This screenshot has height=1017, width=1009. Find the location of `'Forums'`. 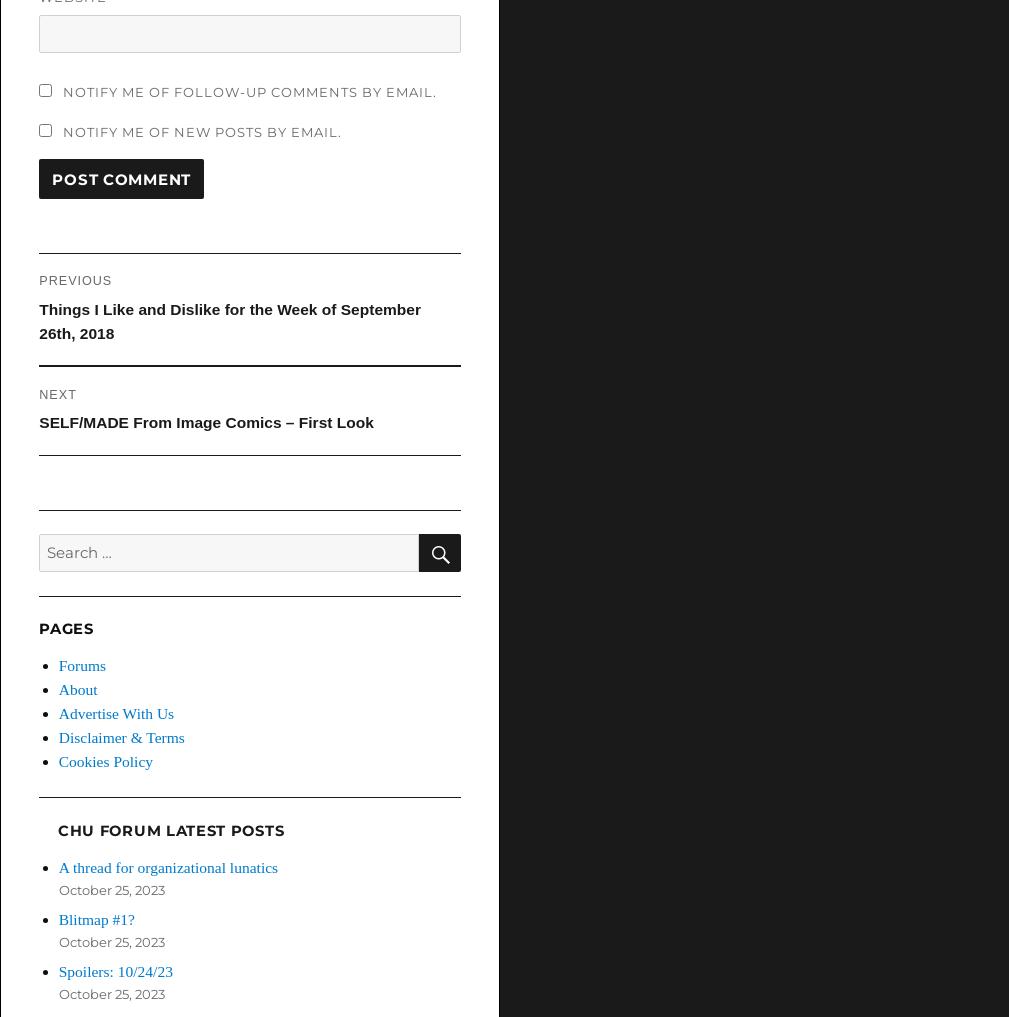

'Forums' is located at coordinates (81, 664).